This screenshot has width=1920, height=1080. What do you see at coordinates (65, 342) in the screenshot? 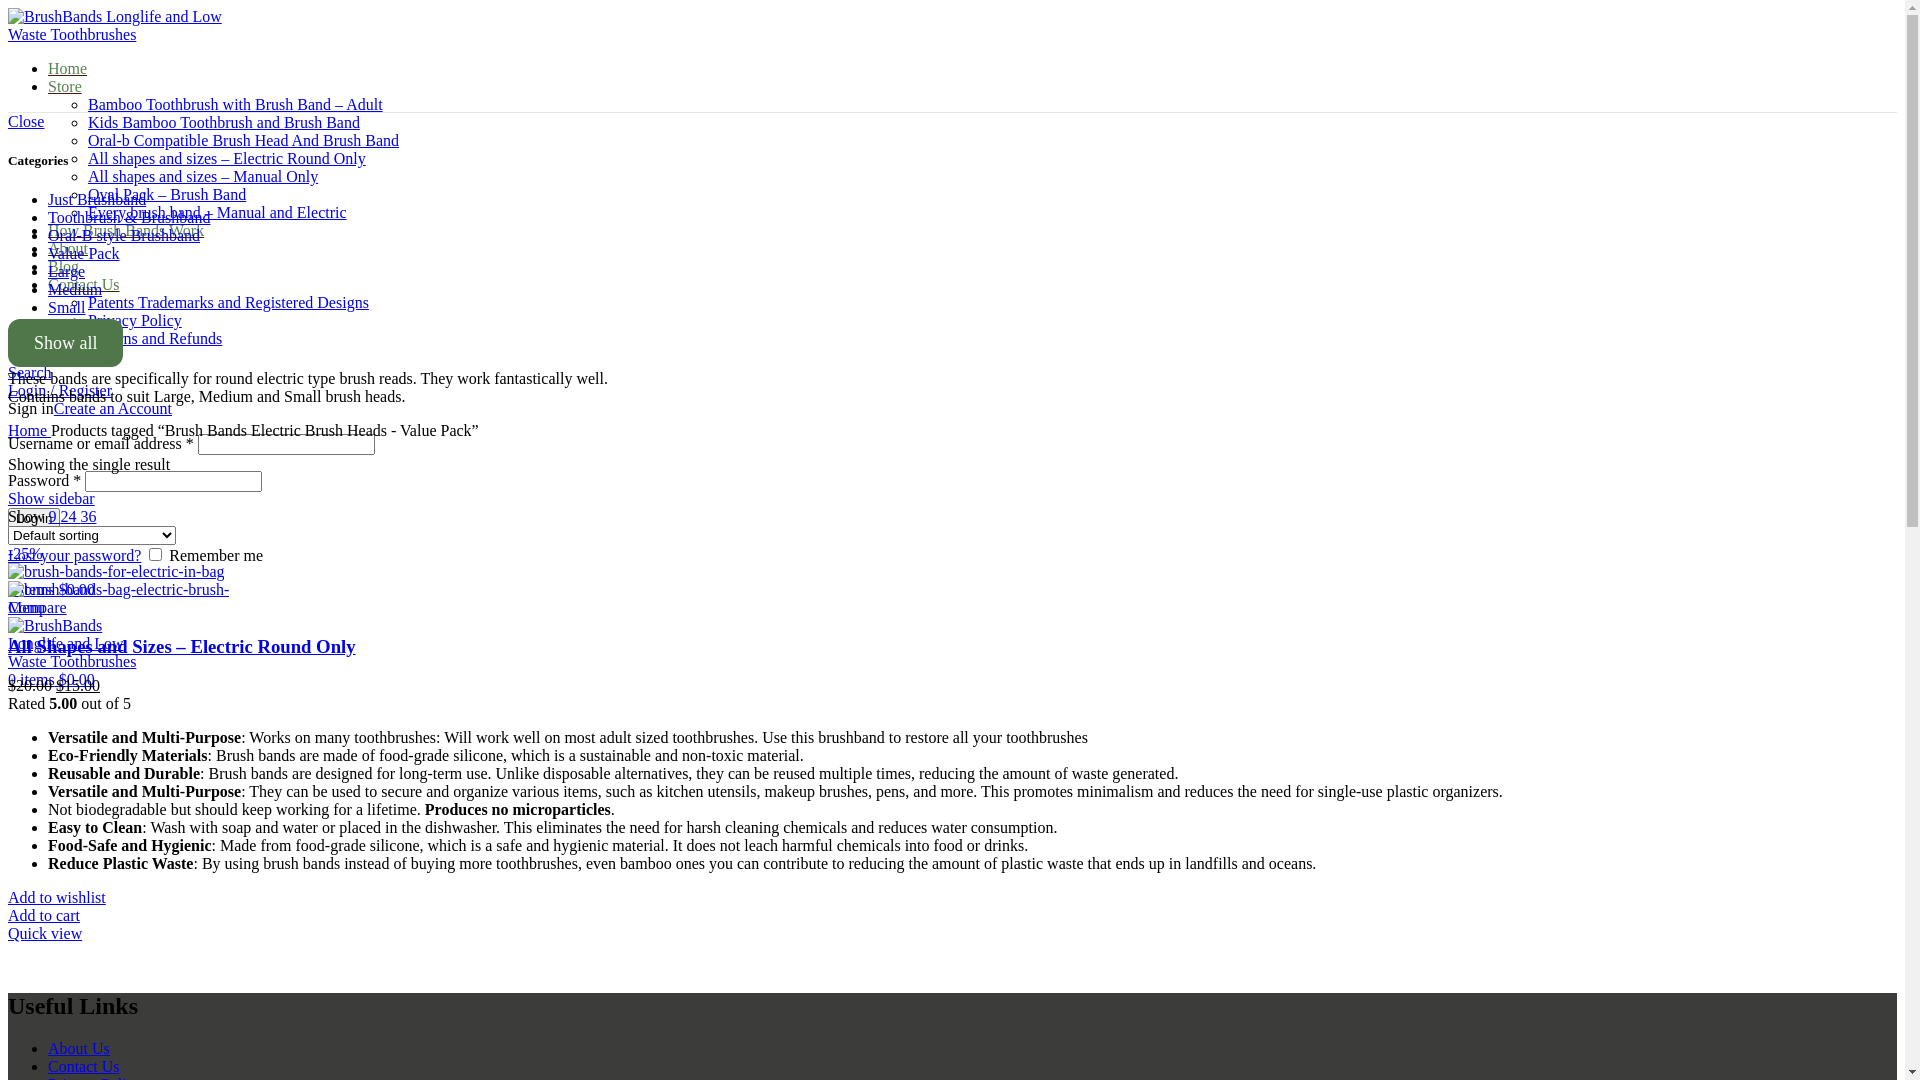
I see `'Show all'` at bounding box center [65, 342].